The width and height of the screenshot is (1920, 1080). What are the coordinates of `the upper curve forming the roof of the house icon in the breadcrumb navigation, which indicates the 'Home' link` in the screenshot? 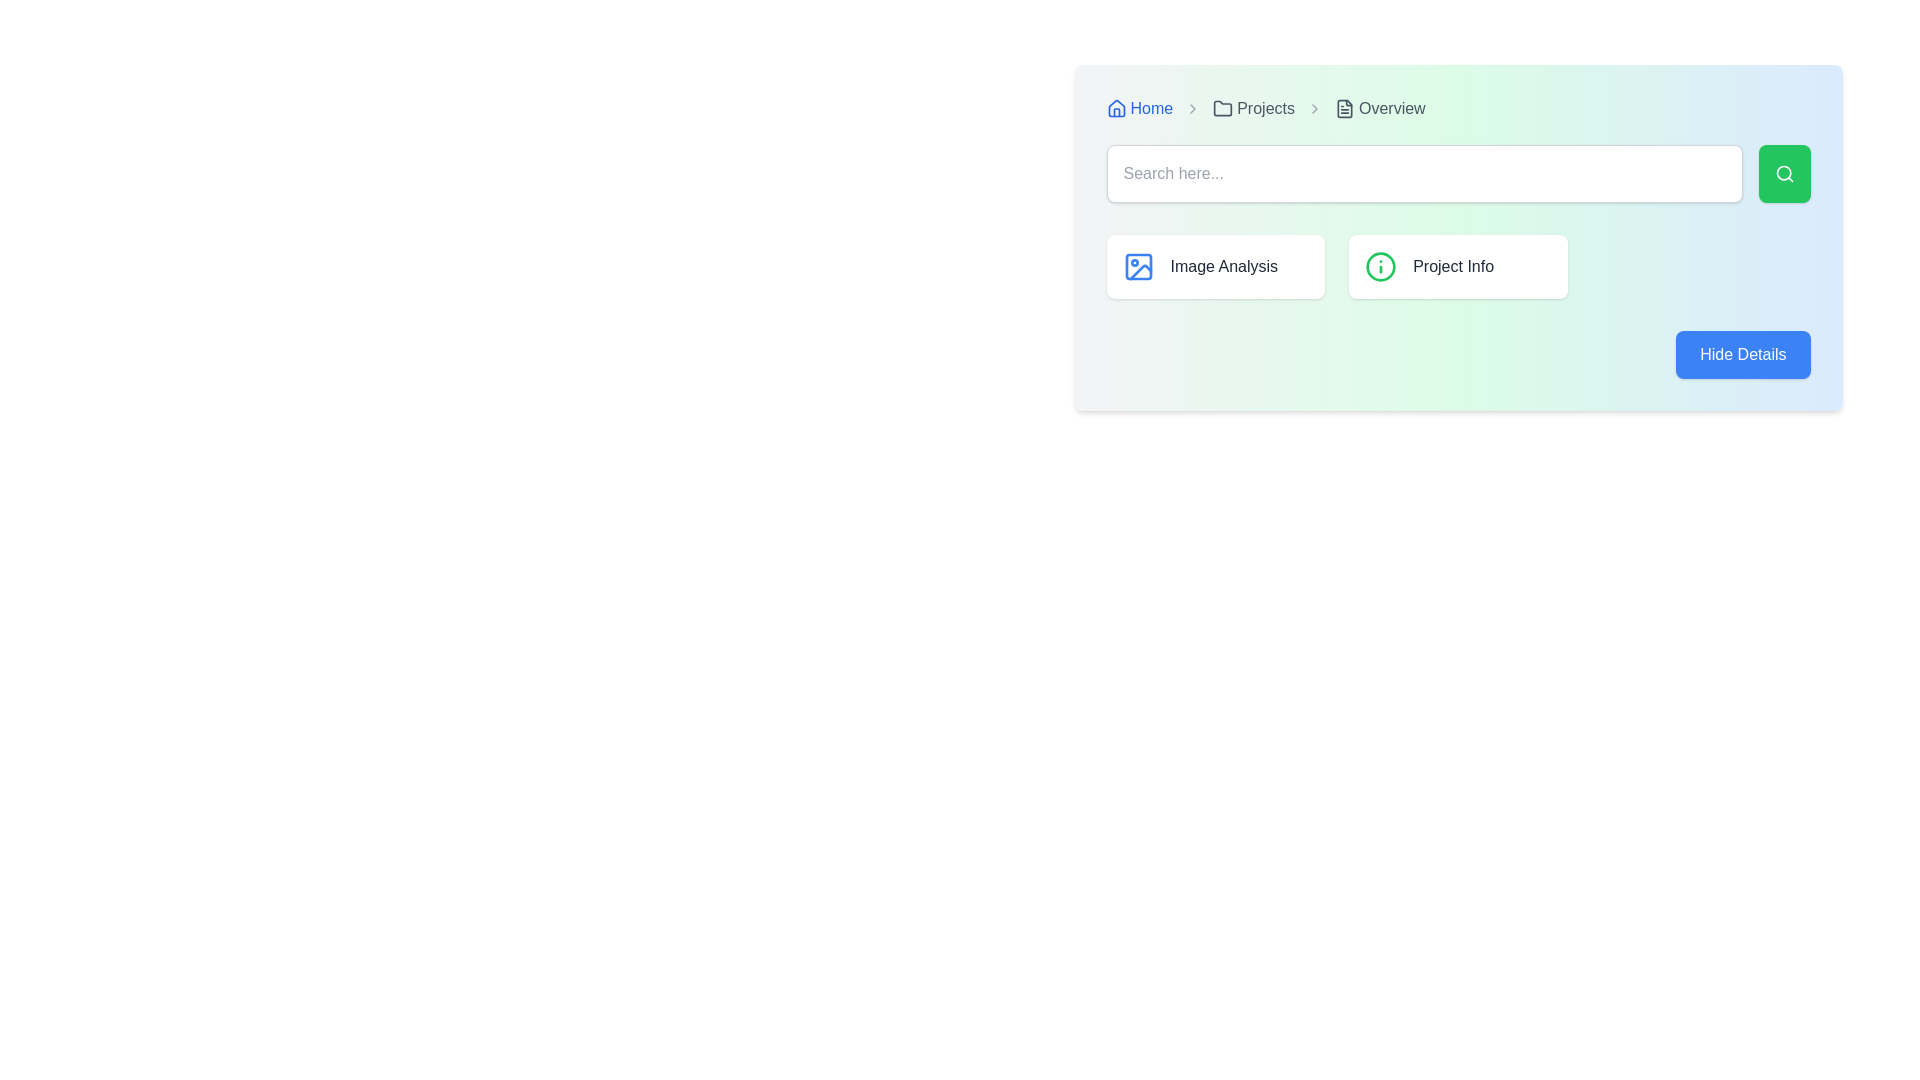 It's located at (1115, 108).